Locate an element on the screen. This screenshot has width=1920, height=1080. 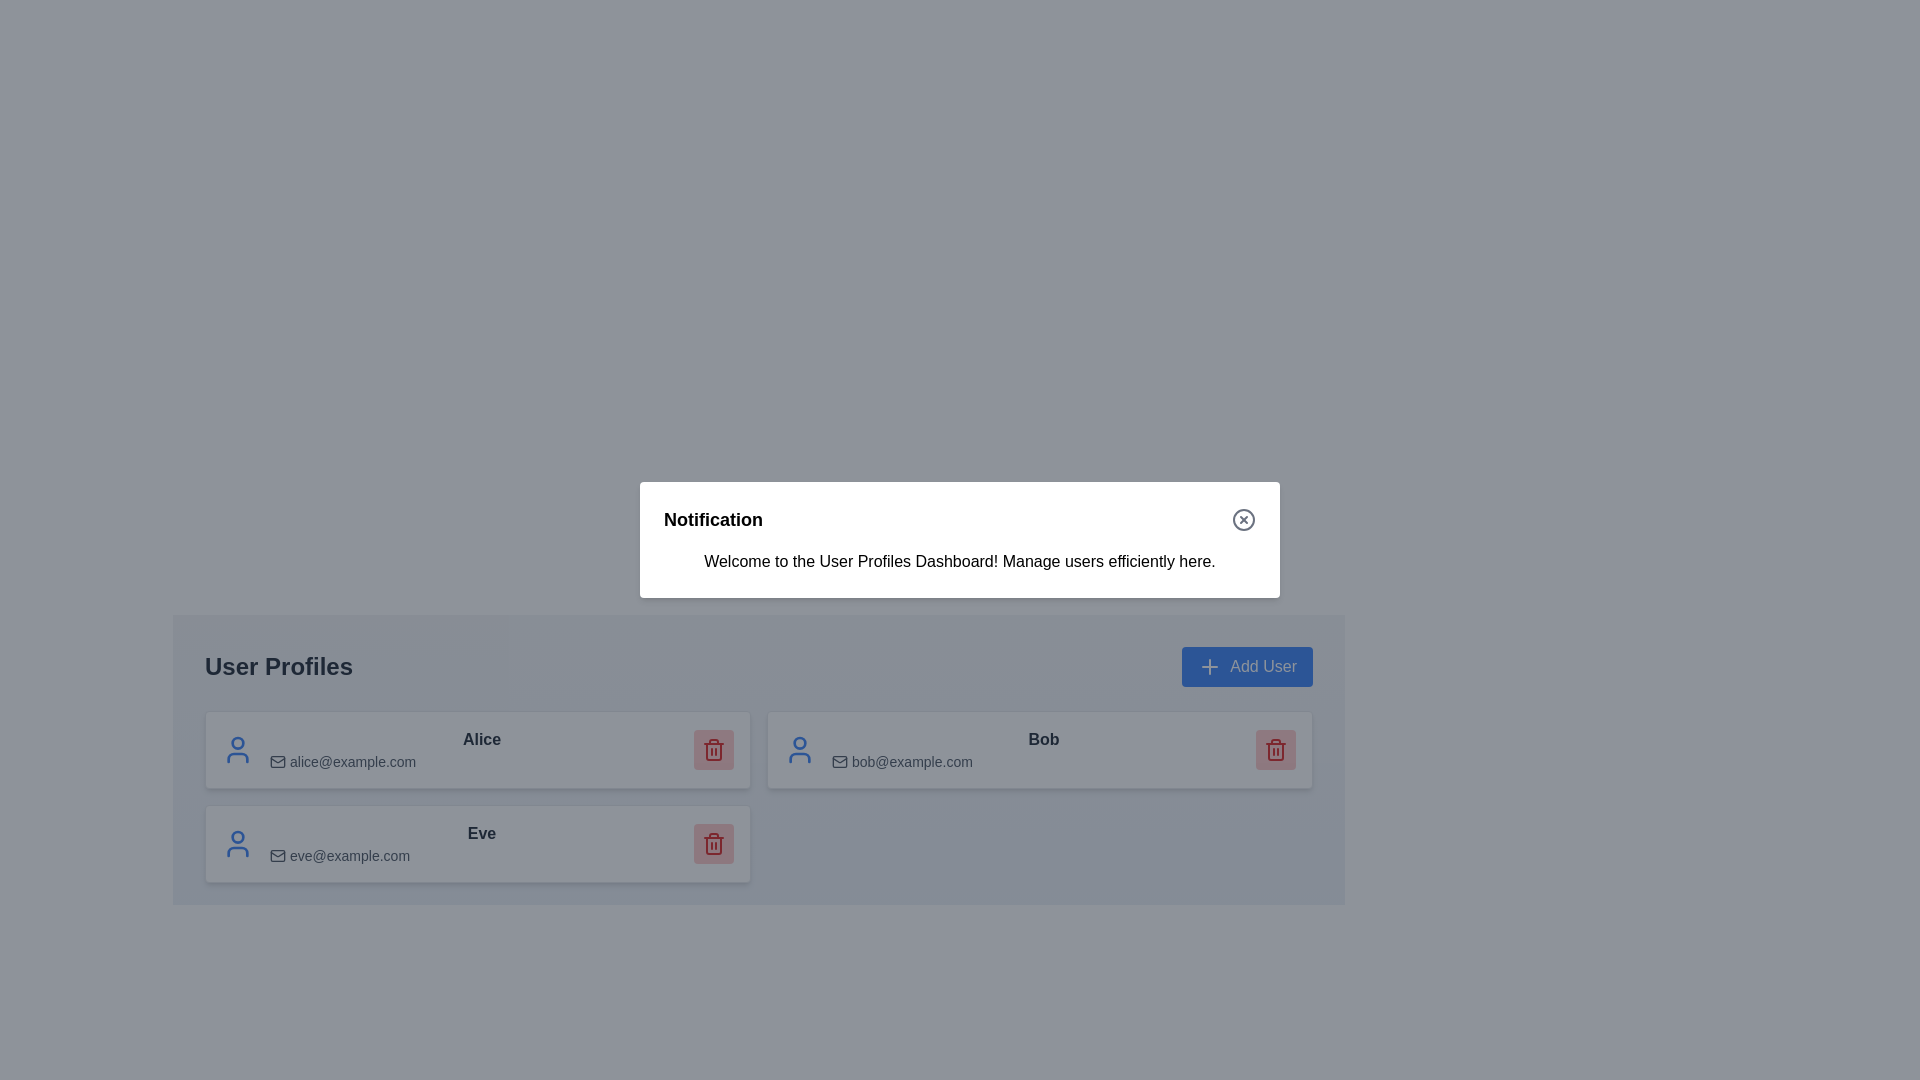
the Informational Card that displays notifications or instructions, centrally located in the view with a darkened background is located at coordinates (960, 540).